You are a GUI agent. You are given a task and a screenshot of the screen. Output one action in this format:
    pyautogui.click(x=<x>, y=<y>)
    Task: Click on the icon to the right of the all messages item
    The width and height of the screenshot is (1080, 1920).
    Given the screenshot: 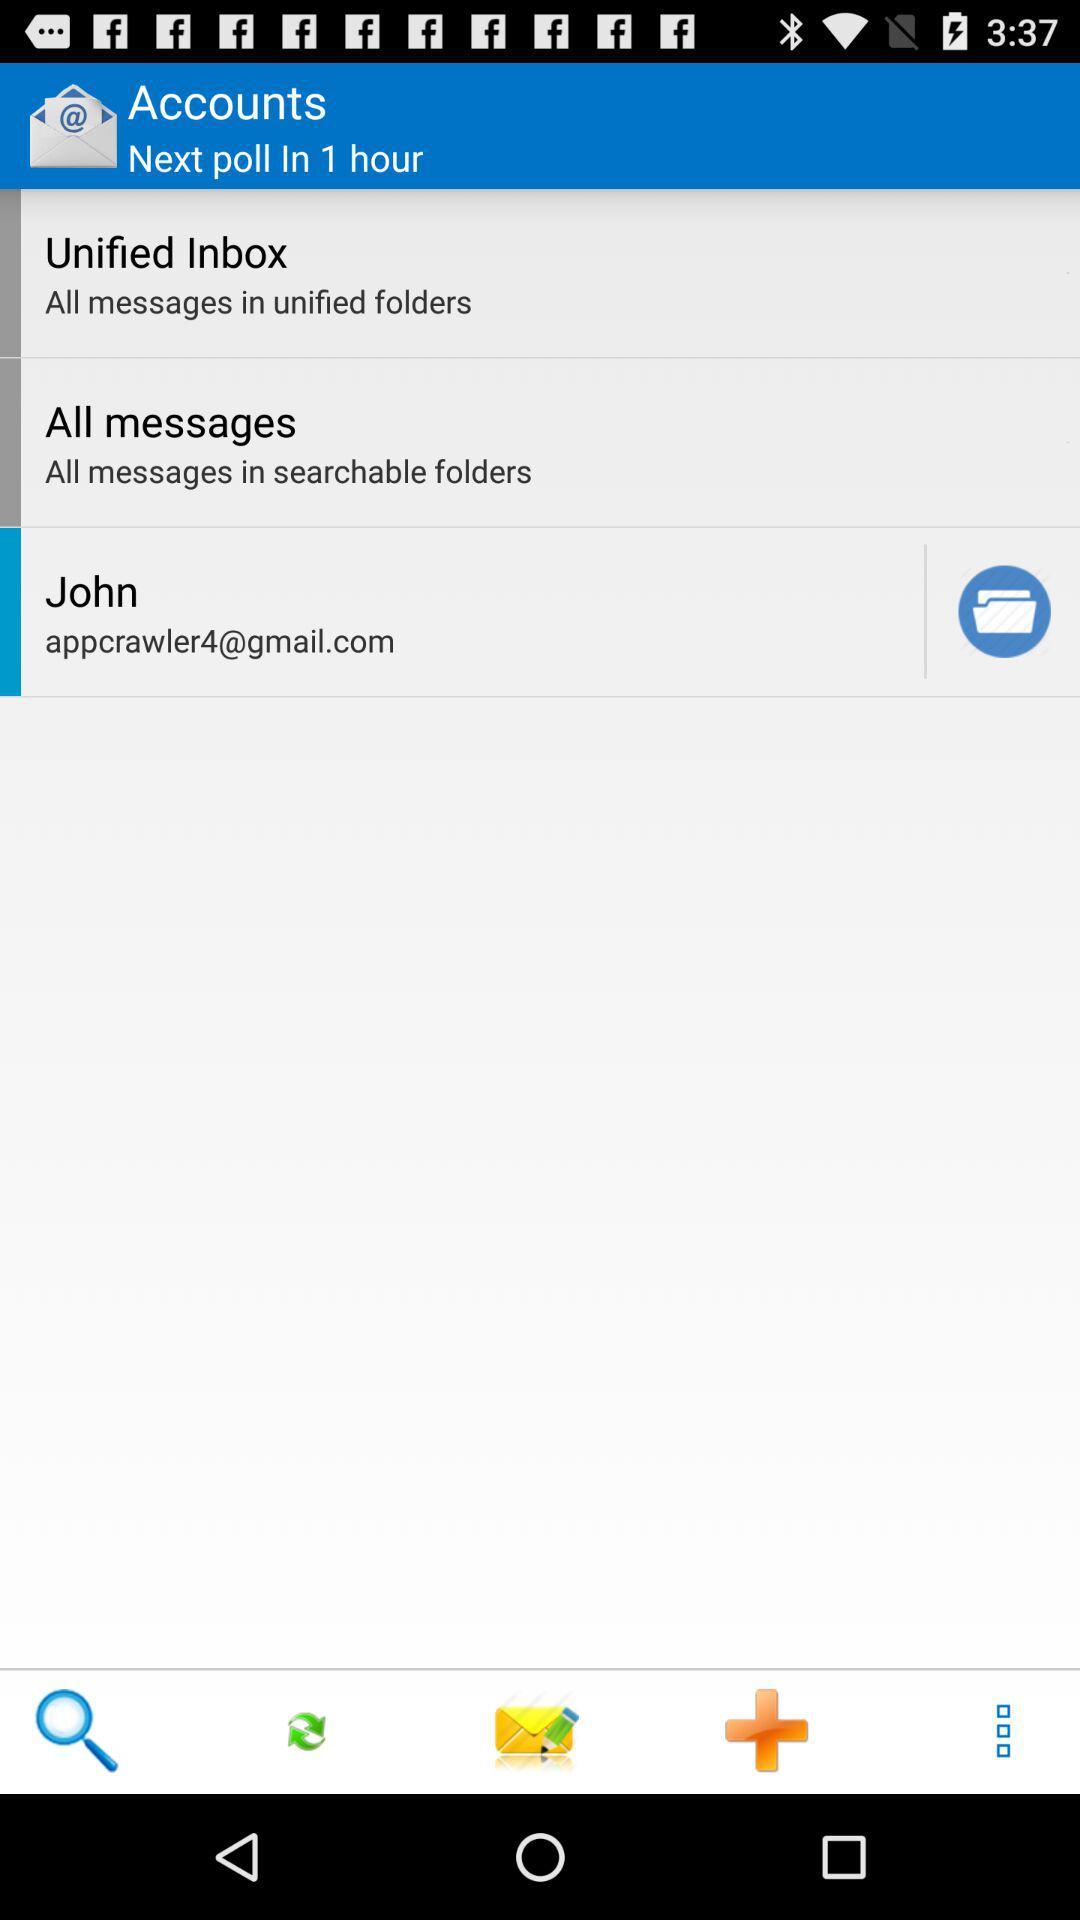 What is the action you would take?
    pyautogui.click(x=1067, y=441)
    